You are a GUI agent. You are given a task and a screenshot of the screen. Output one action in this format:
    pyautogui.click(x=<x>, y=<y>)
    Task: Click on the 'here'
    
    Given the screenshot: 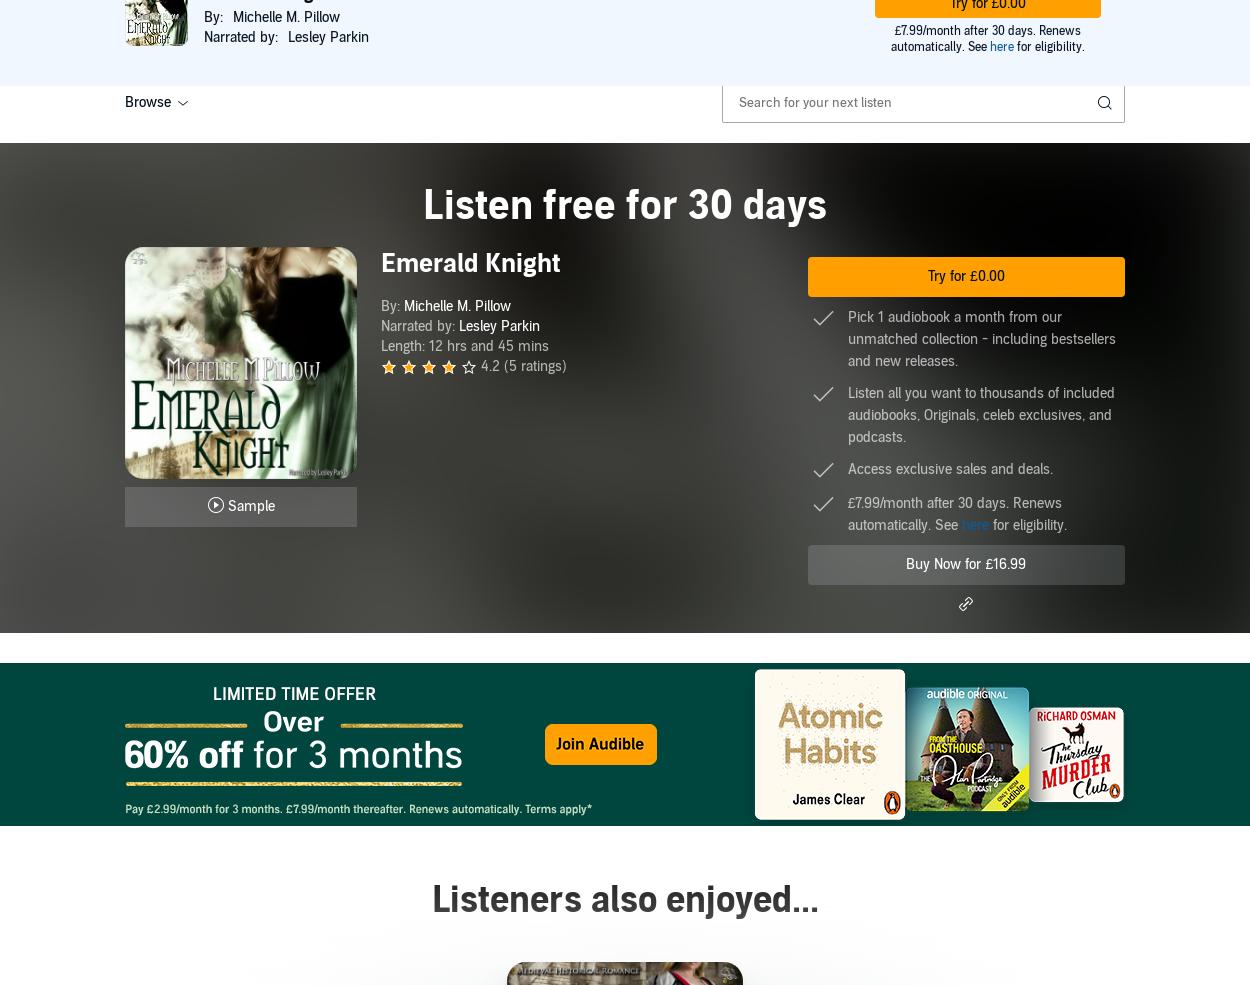 What is the action you would take?
    pyautogui.click(x=960, y=525)
    